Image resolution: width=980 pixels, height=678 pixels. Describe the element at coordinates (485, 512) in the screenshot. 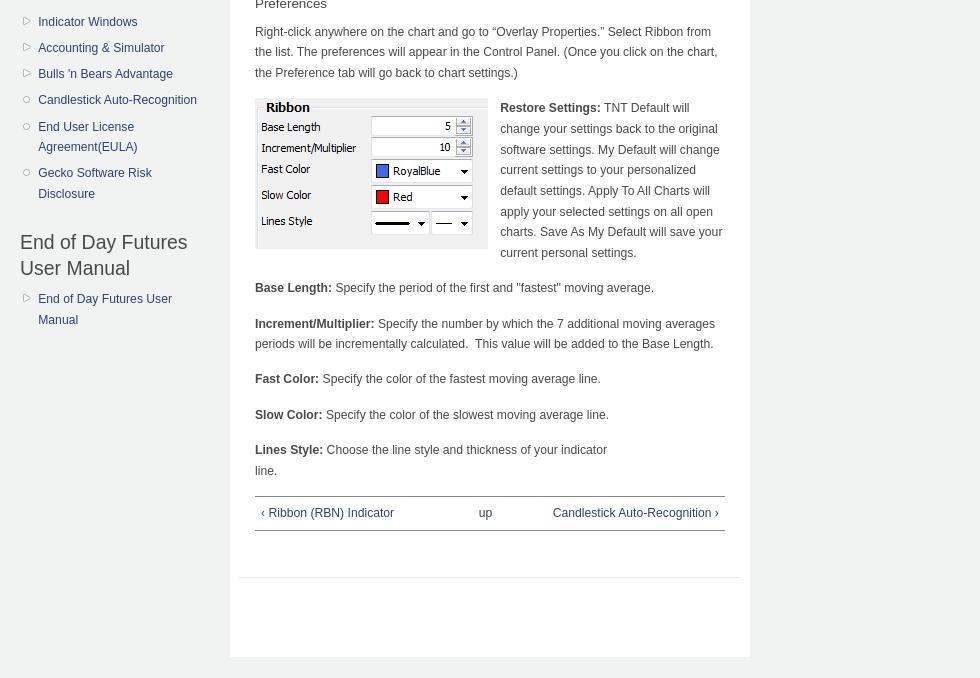

I see `'up'` at that location.